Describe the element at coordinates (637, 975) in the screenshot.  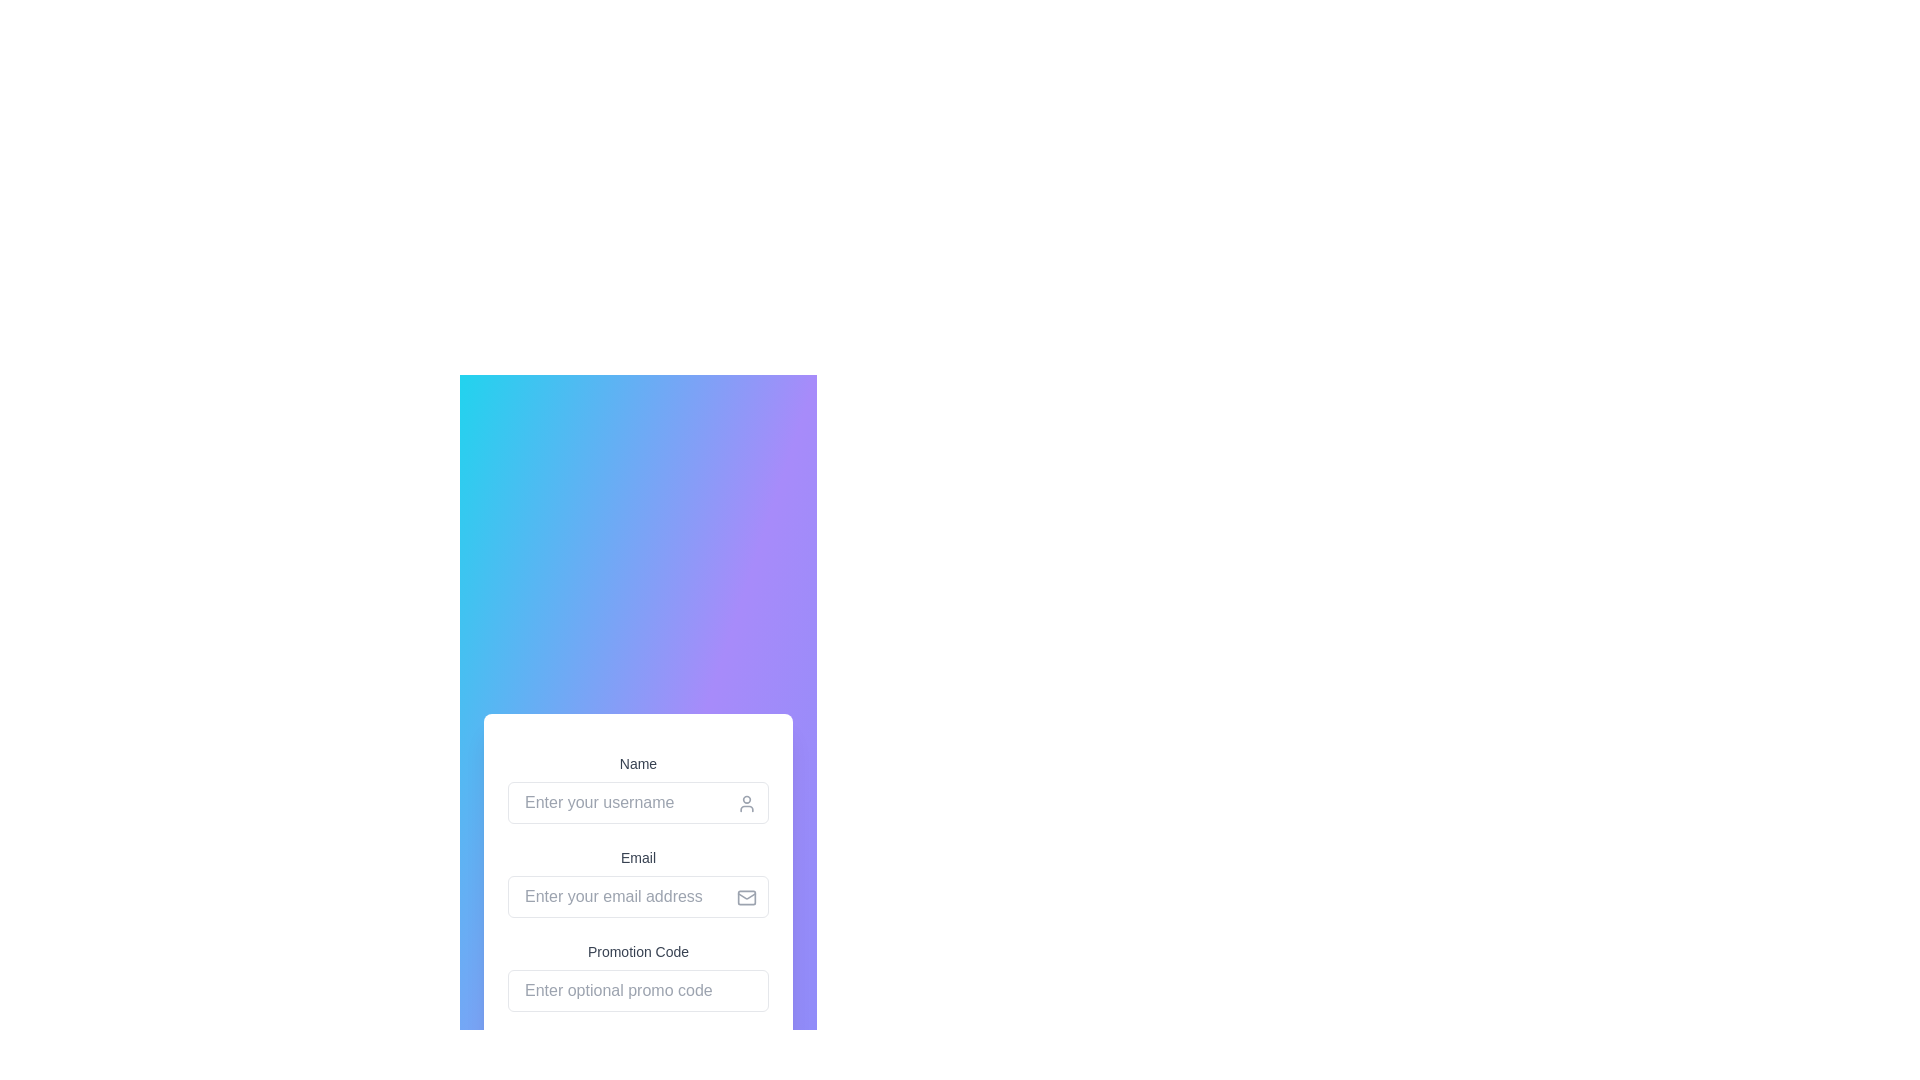
I see `the Text Input Field for entering a promotional code, which is the third input field in the vertical form layout` at that location.